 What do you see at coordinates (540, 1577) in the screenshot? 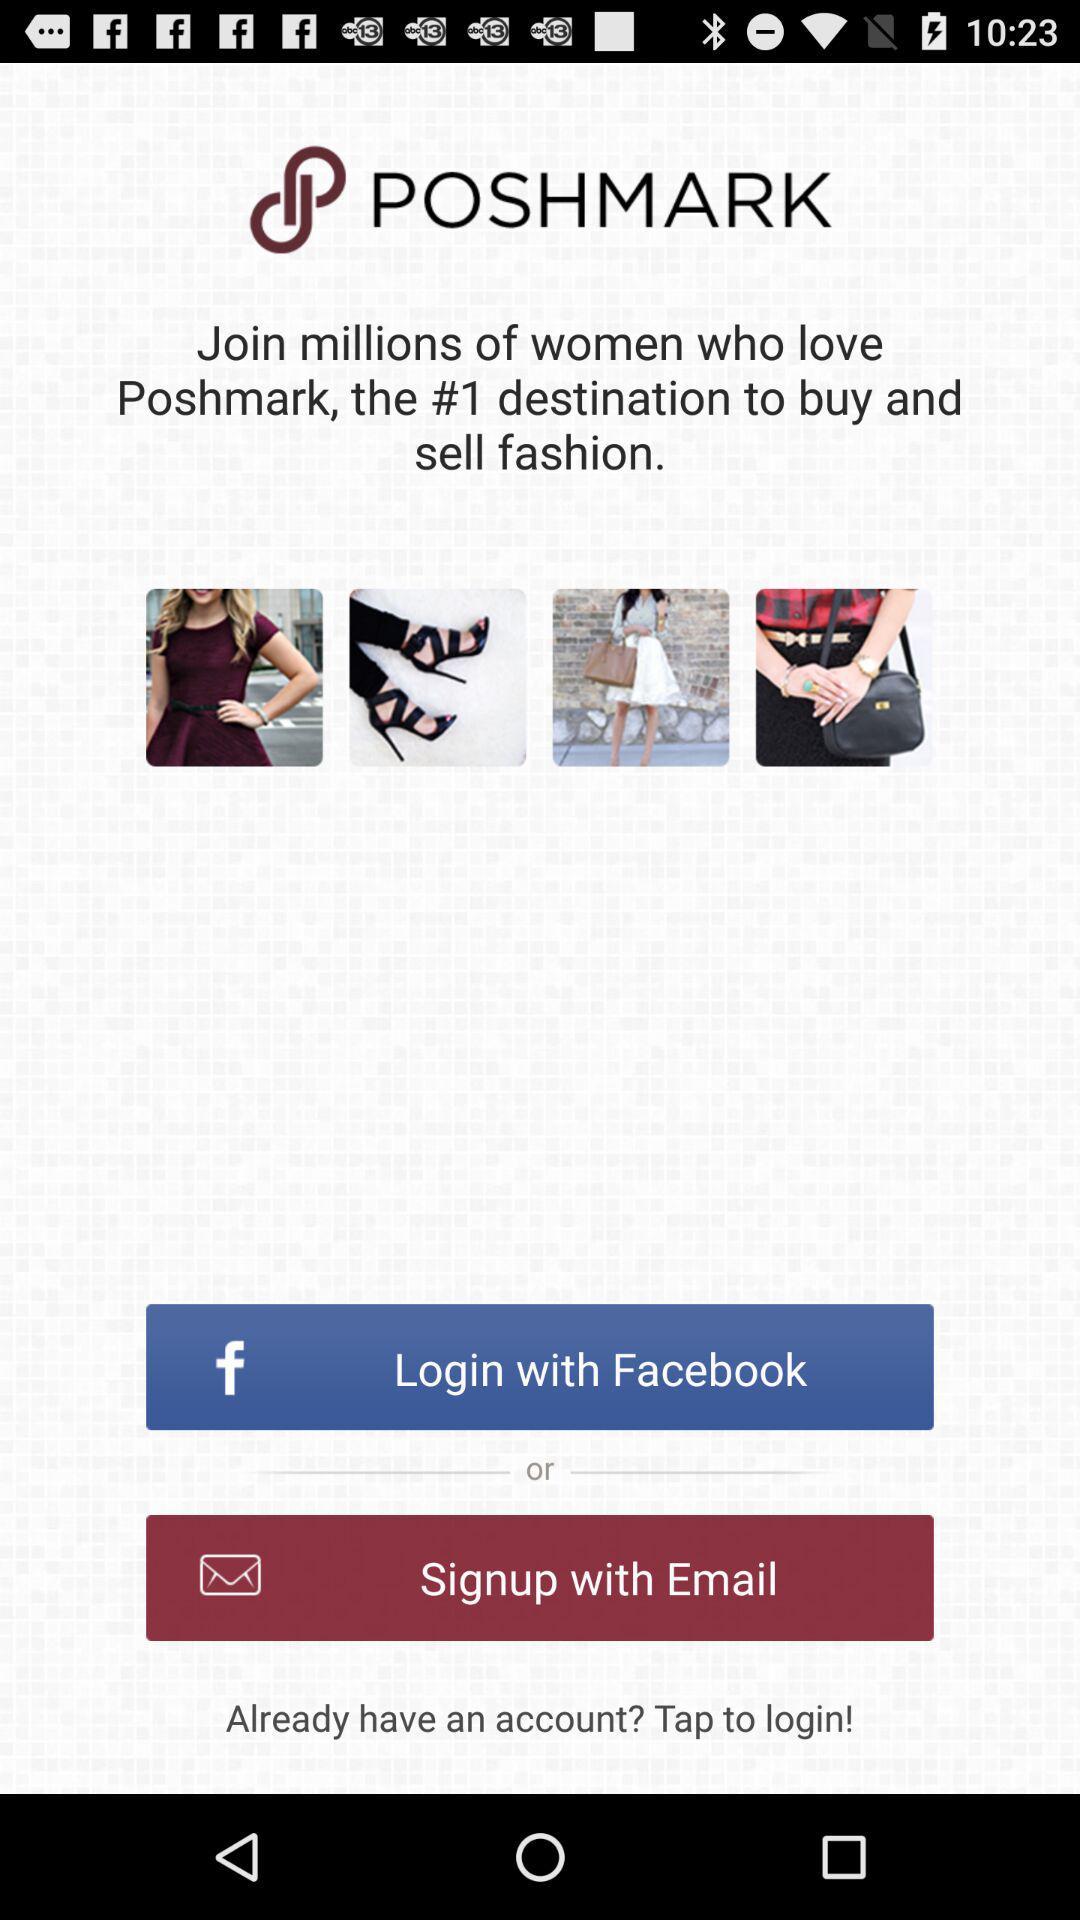
I see `icon above already have an item` at bounding box center [540, 1577].